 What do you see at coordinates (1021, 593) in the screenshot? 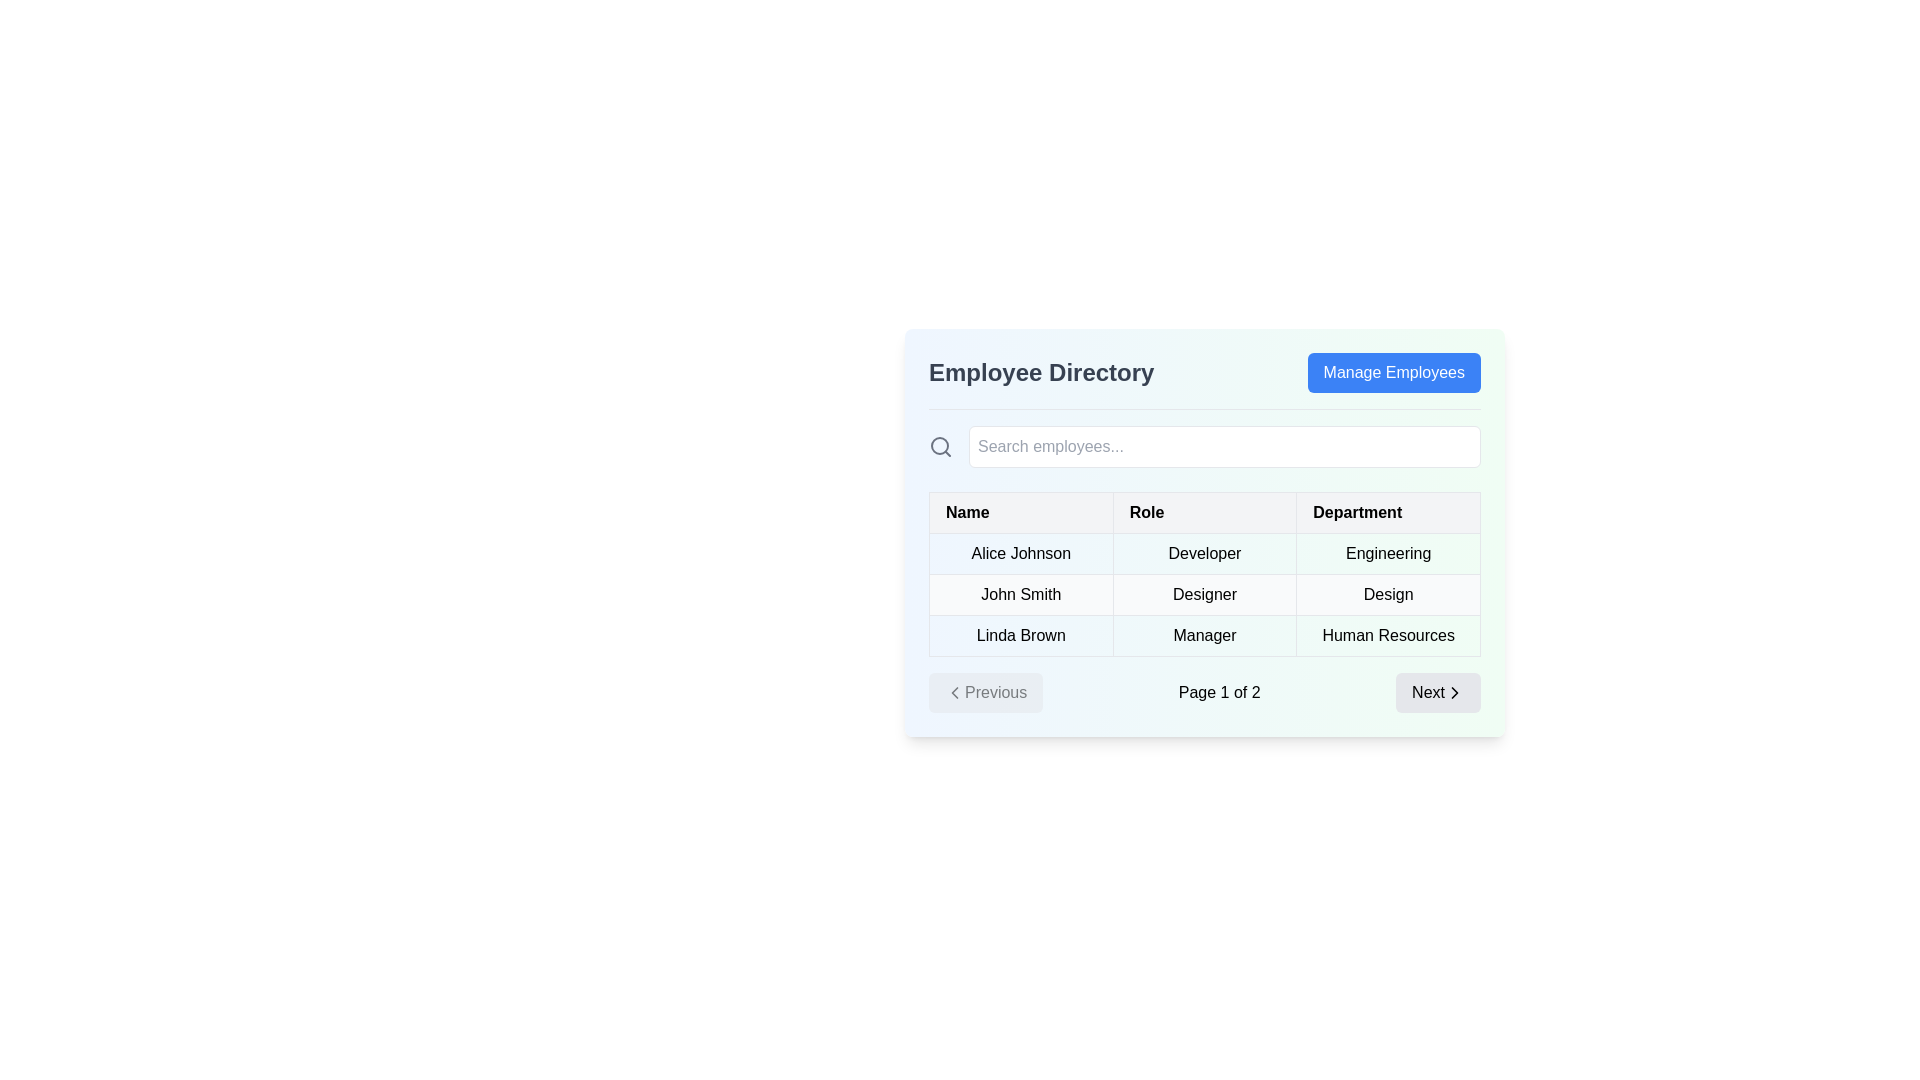
I see `the Table cell displaying the employee's name in the second row and first column under the 'Name' column of the 'Employee Directory' table` at bounding box center [1021, 593].